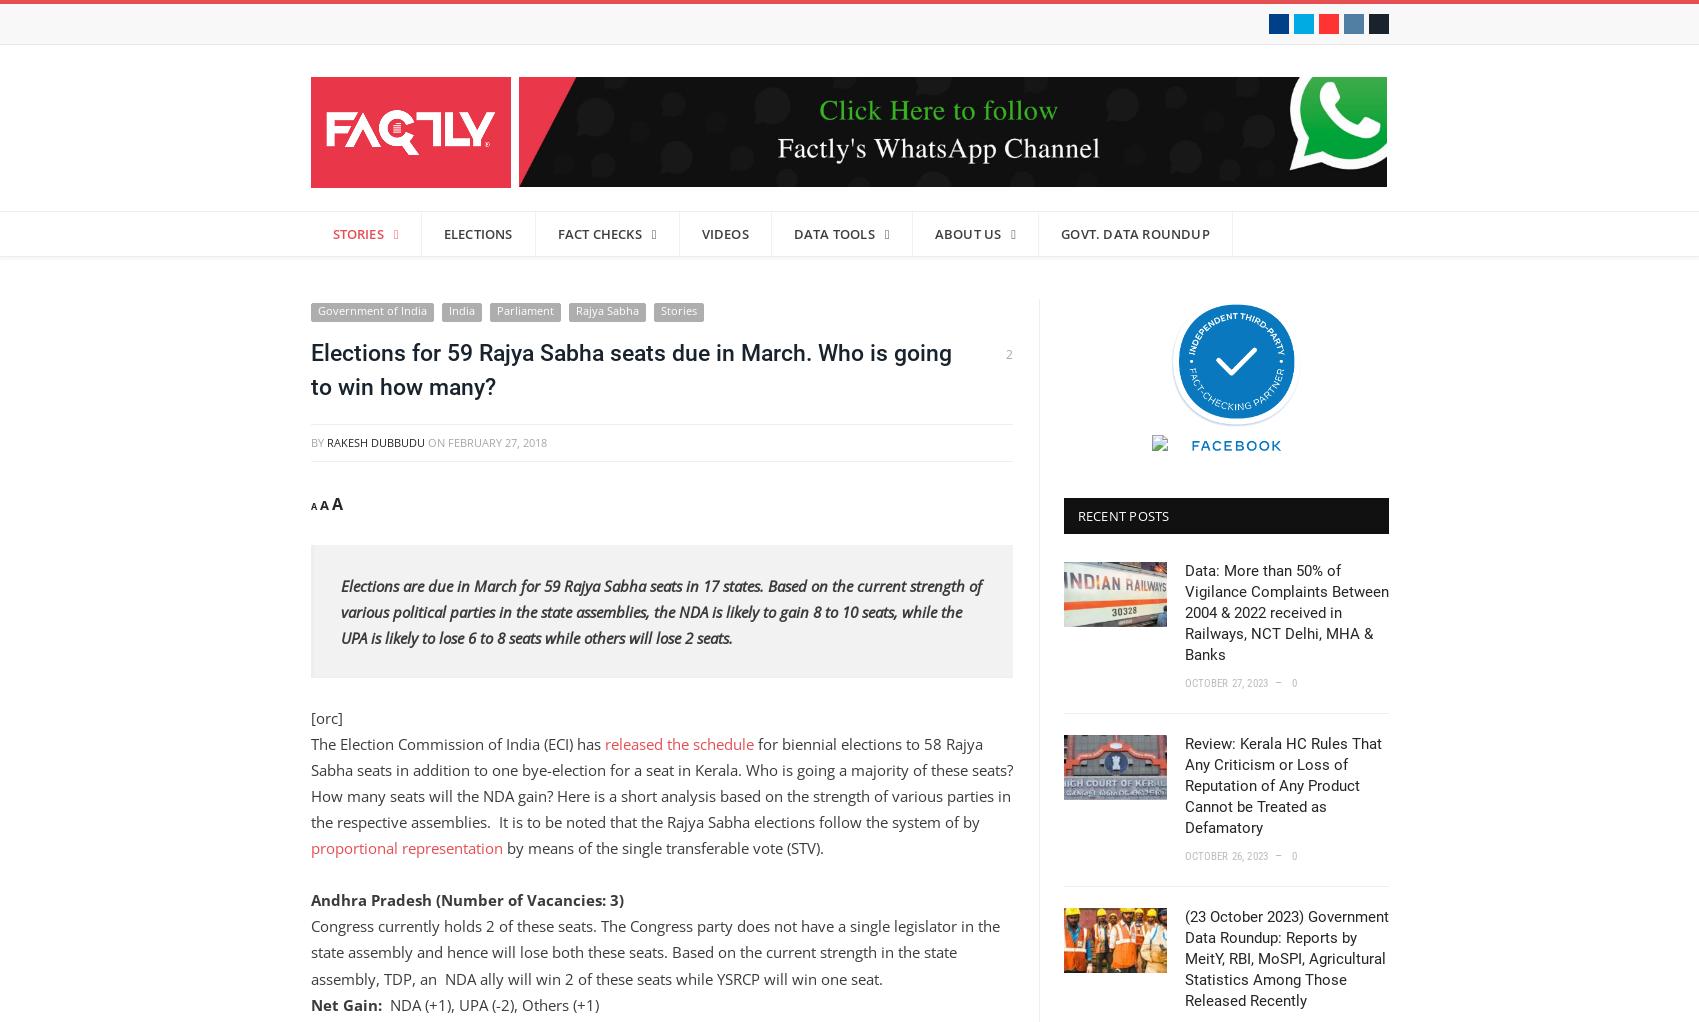 The width and height of the screenshot is (1699, 1022). What do you see at coordinates (436, 440) in the screenshot?
I see `'on'` at bounding box center [436, 440].